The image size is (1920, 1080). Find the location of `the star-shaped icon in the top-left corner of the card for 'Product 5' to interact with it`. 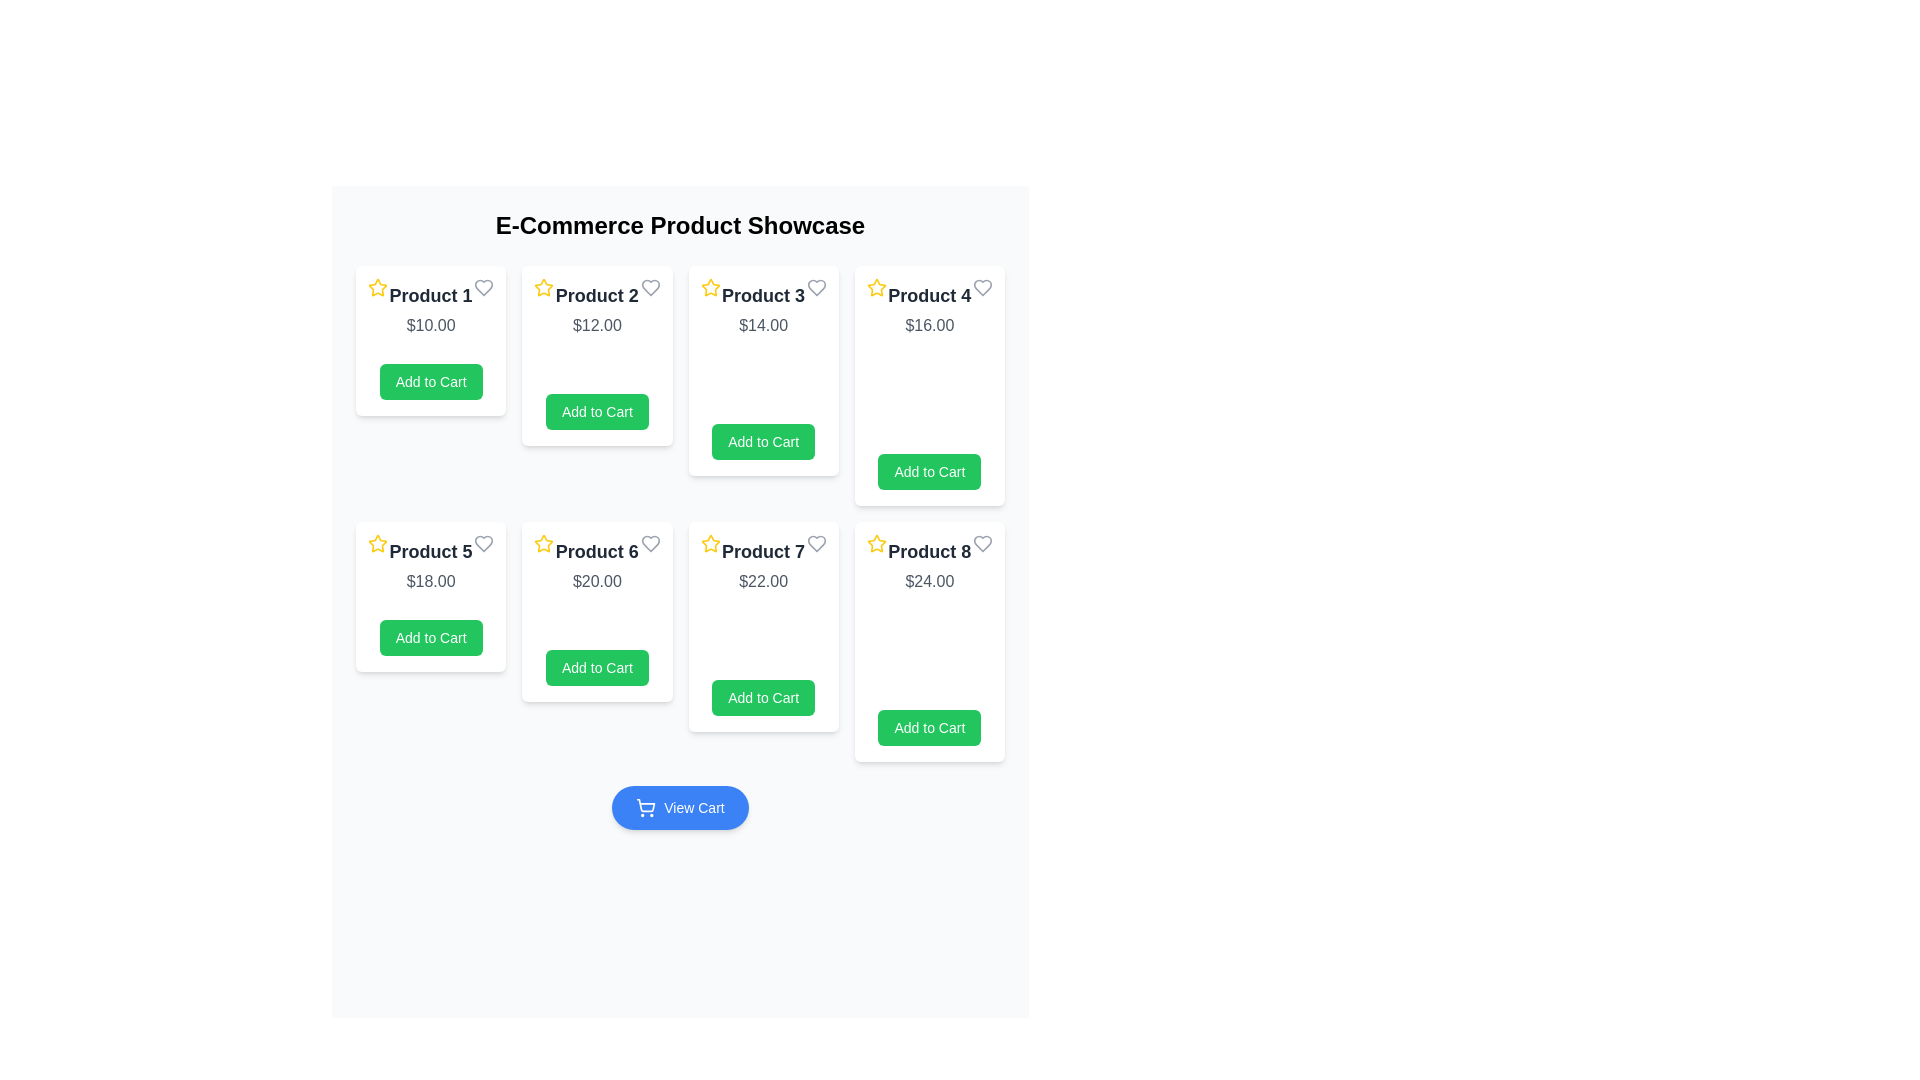

the star-shaped icon in the top-left corner of the card for 'Product 5' to interact with it is located at coordinates (378, 543).